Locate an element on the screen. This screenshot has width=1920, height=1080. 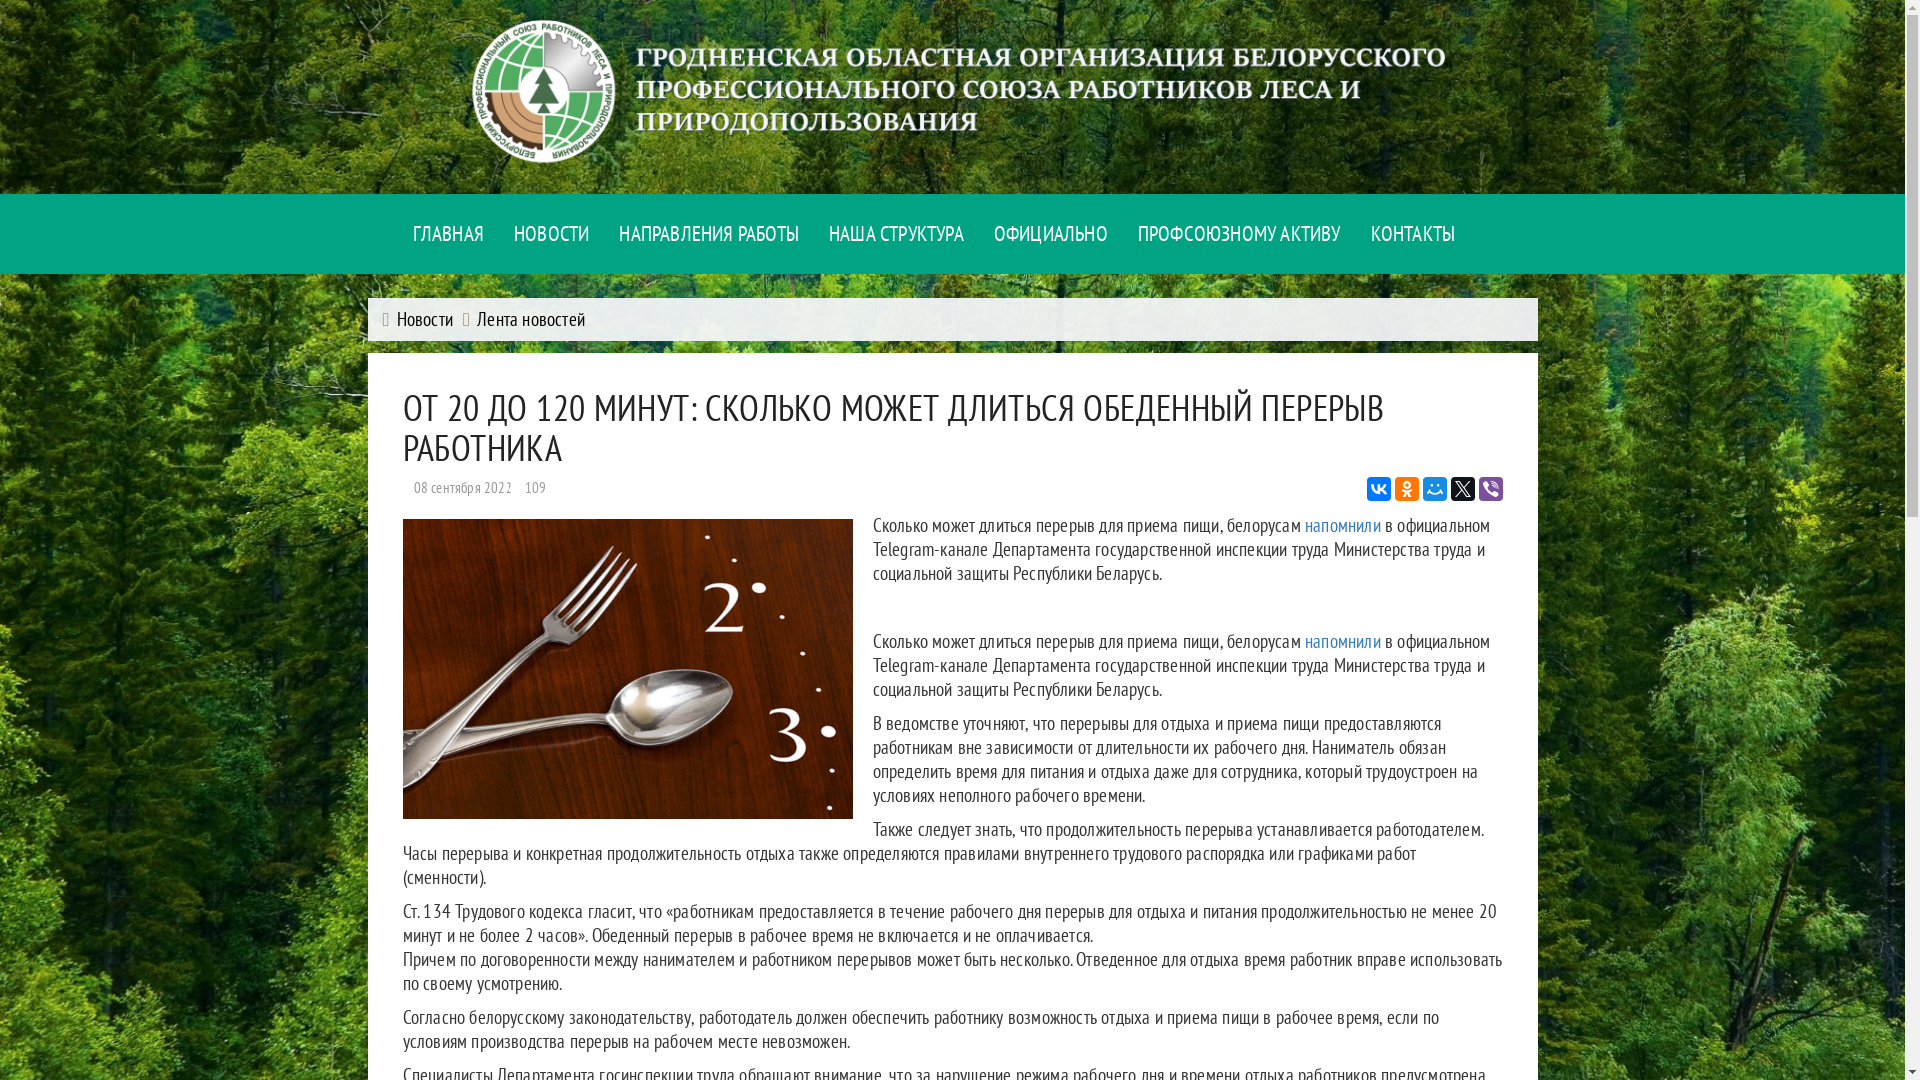
'Viber' is located at coordinates (1489, 489).